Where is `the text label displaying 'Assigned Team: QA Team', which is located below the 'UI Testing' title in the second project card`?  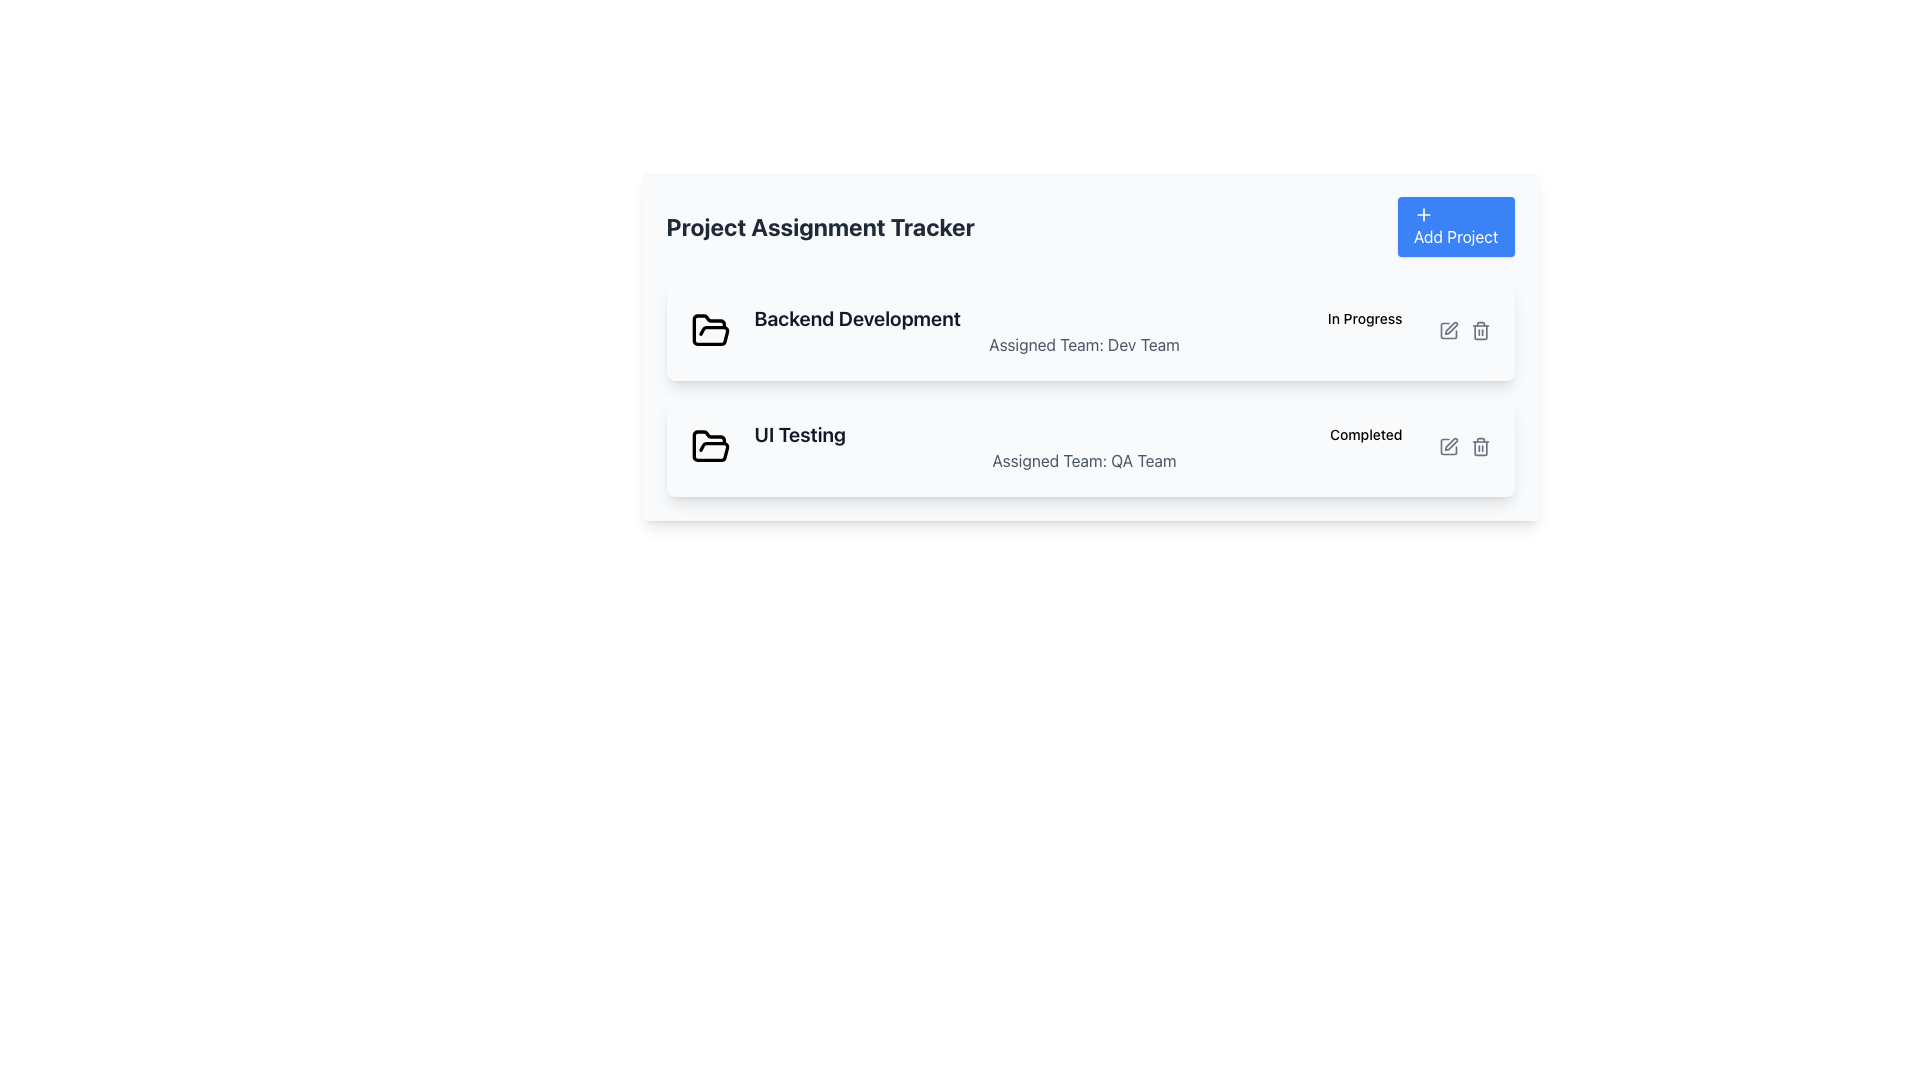
the text label displaying 'Assigned Team: QA Team', which is located below the 'UI Testing' title in the second project card is located at coordinates (1083, 461).